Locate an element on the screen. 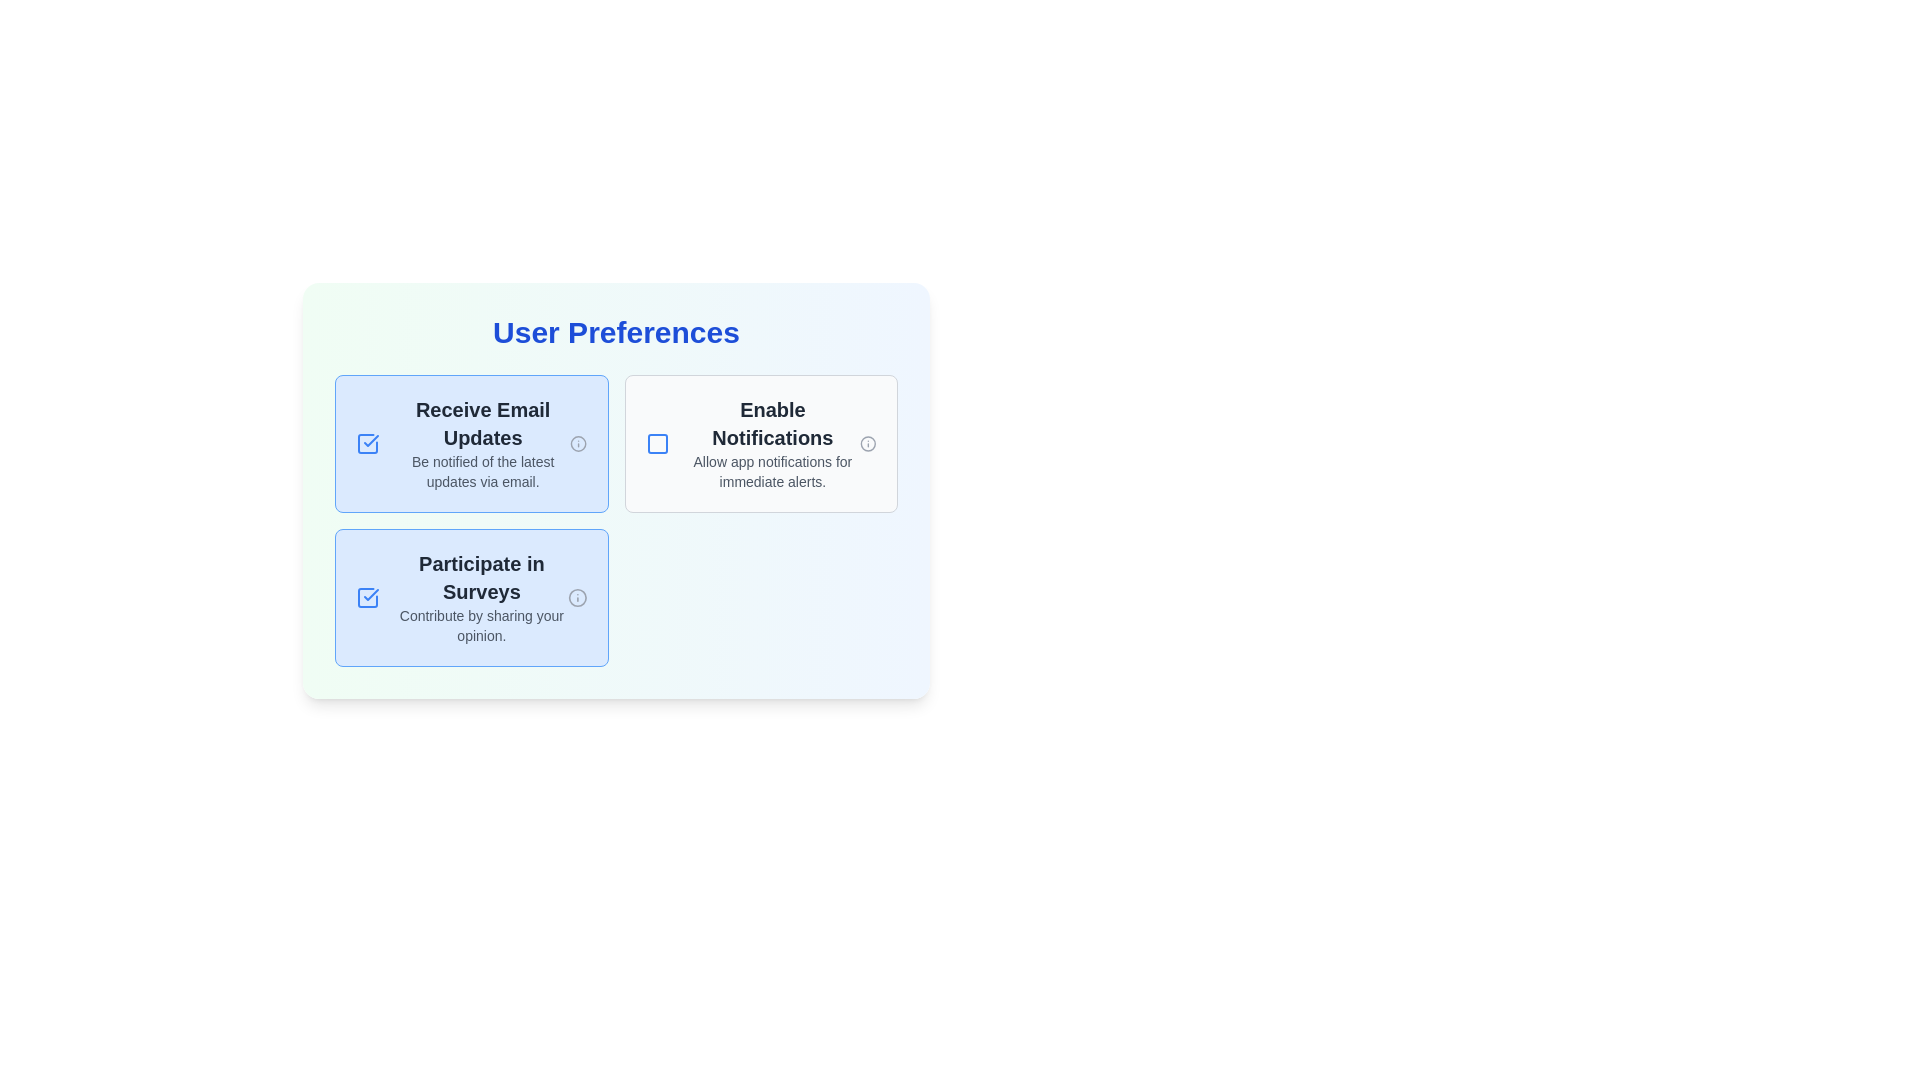 The height and width of the screenshot is (1080, 1920). the checkbox element that allows users to indicate their interest in participating in surveys is located at coordinates (470, 596).